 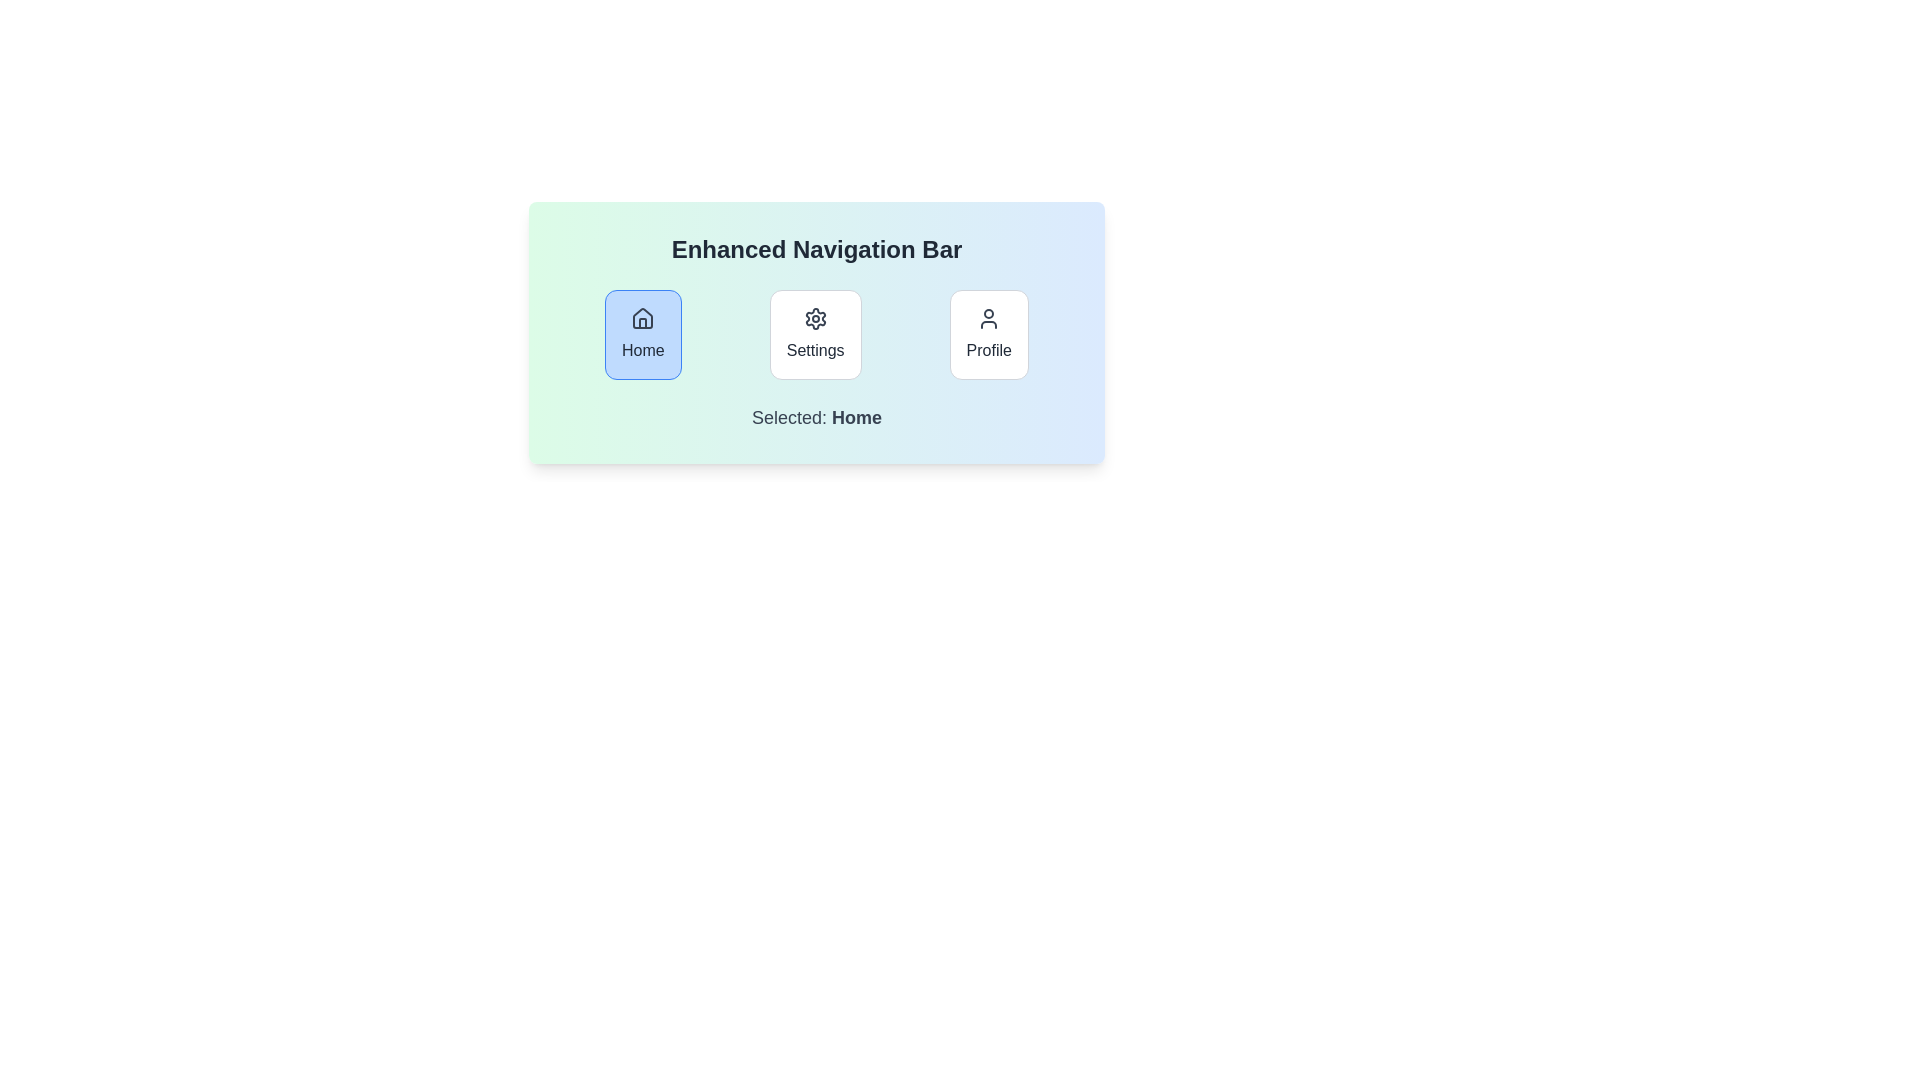 What do you see at coordinates (643, 322) in the screenshot?
I see `the Decorative icon element, which is a small vertical rectangle inside the house icon of the 'Home' button in the navigation bar` at bounding box center [643, 322].